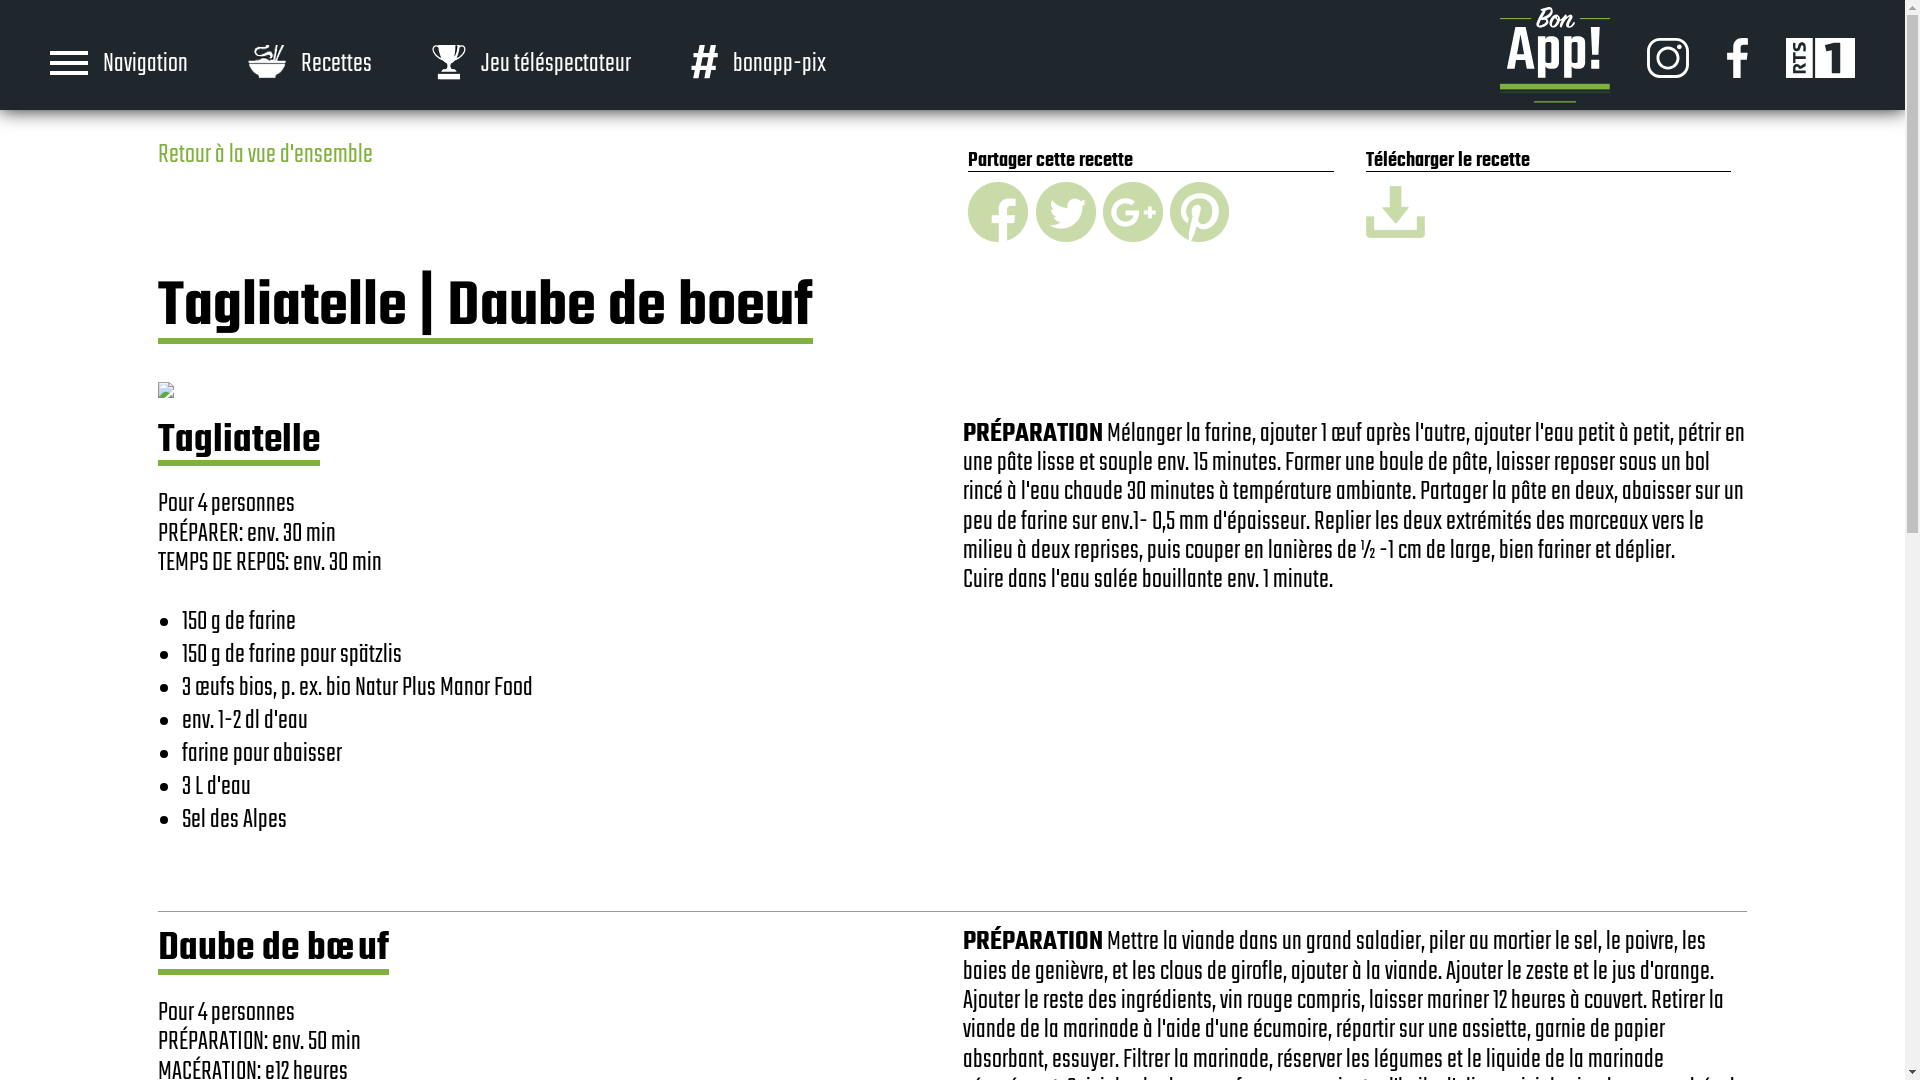 The image size is (1920, 1080). I want to click on 'bonapp-pix', so click(757, 61).